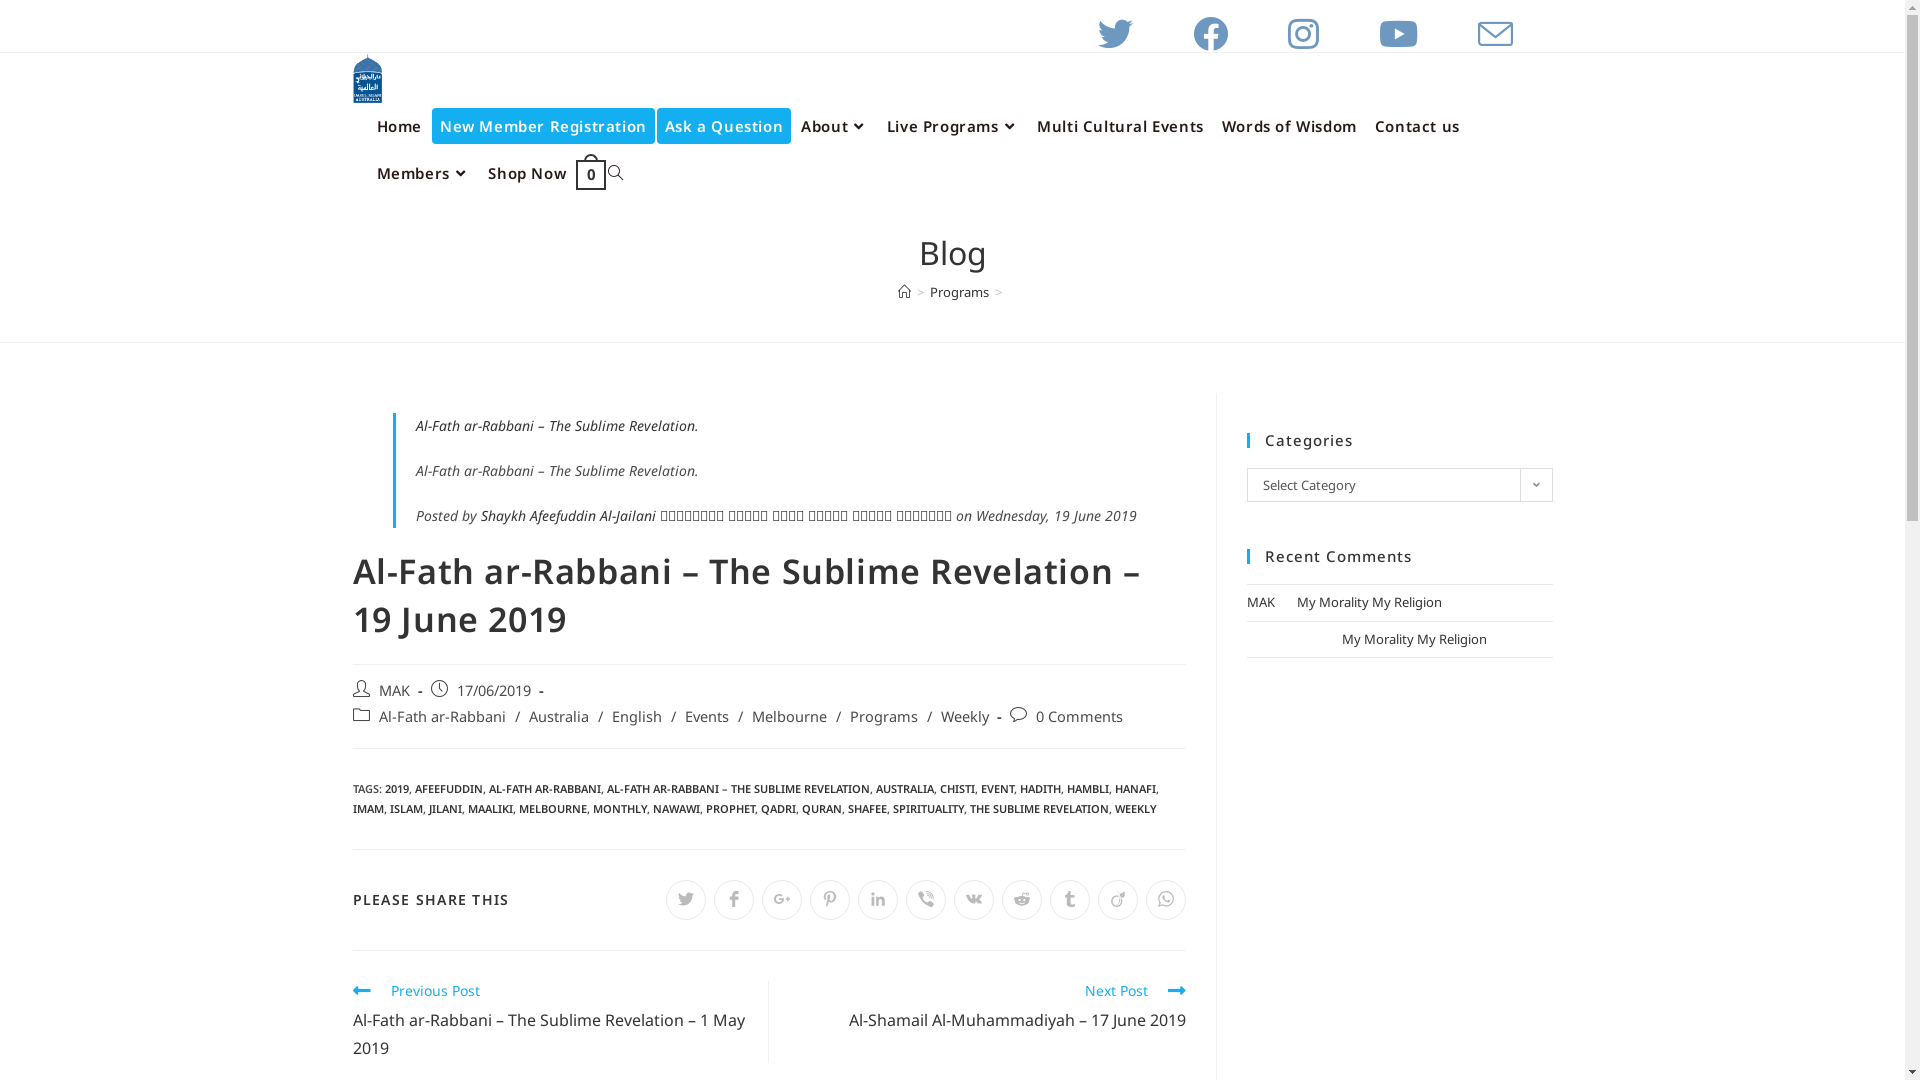 This screenshot has height=1080, width=1920. Describe the element at coordinates (636, 715) in the screenshot. I see `'English'` at that location.